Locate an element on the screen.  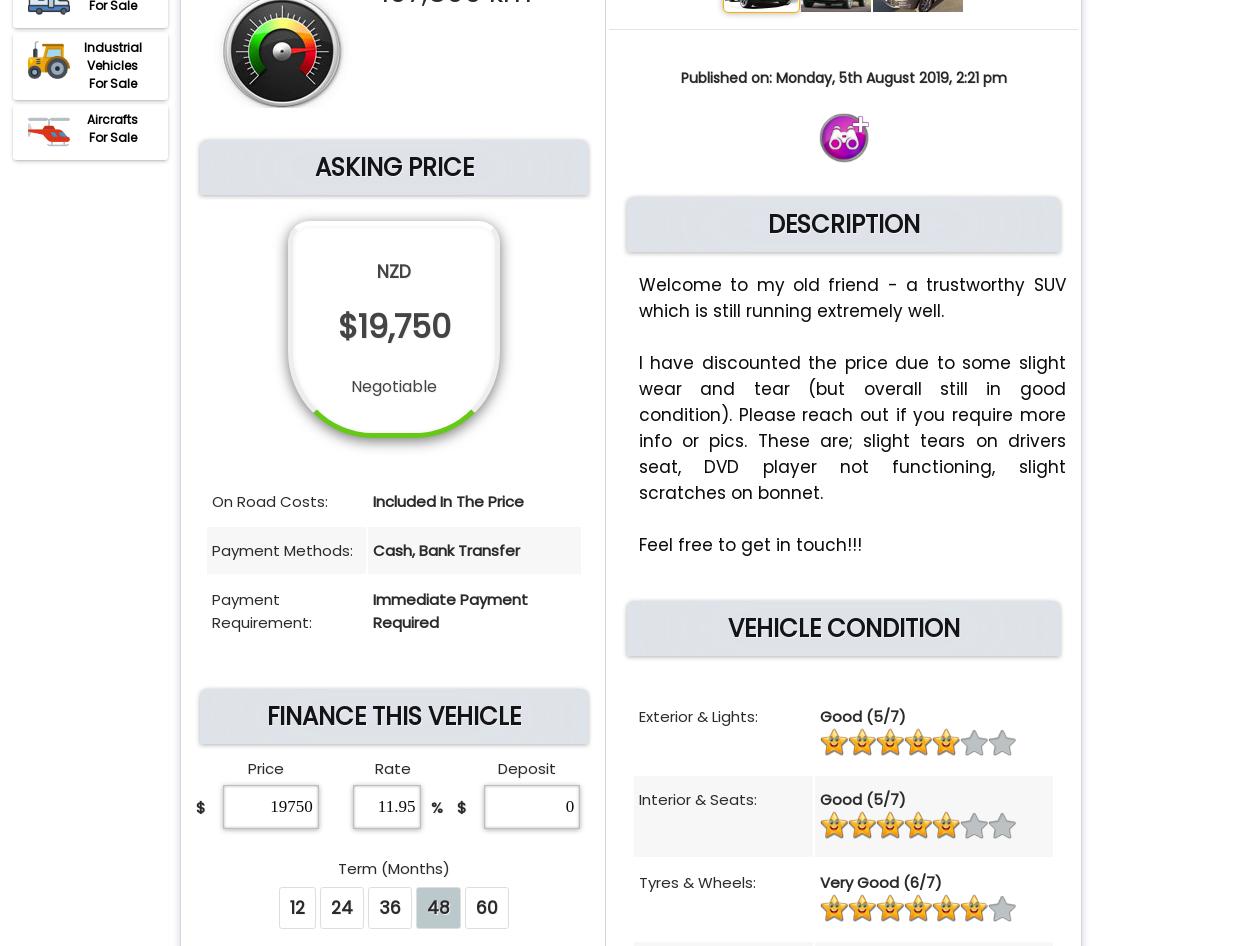
'Included In The Price' is located at coordinates (448, 501).